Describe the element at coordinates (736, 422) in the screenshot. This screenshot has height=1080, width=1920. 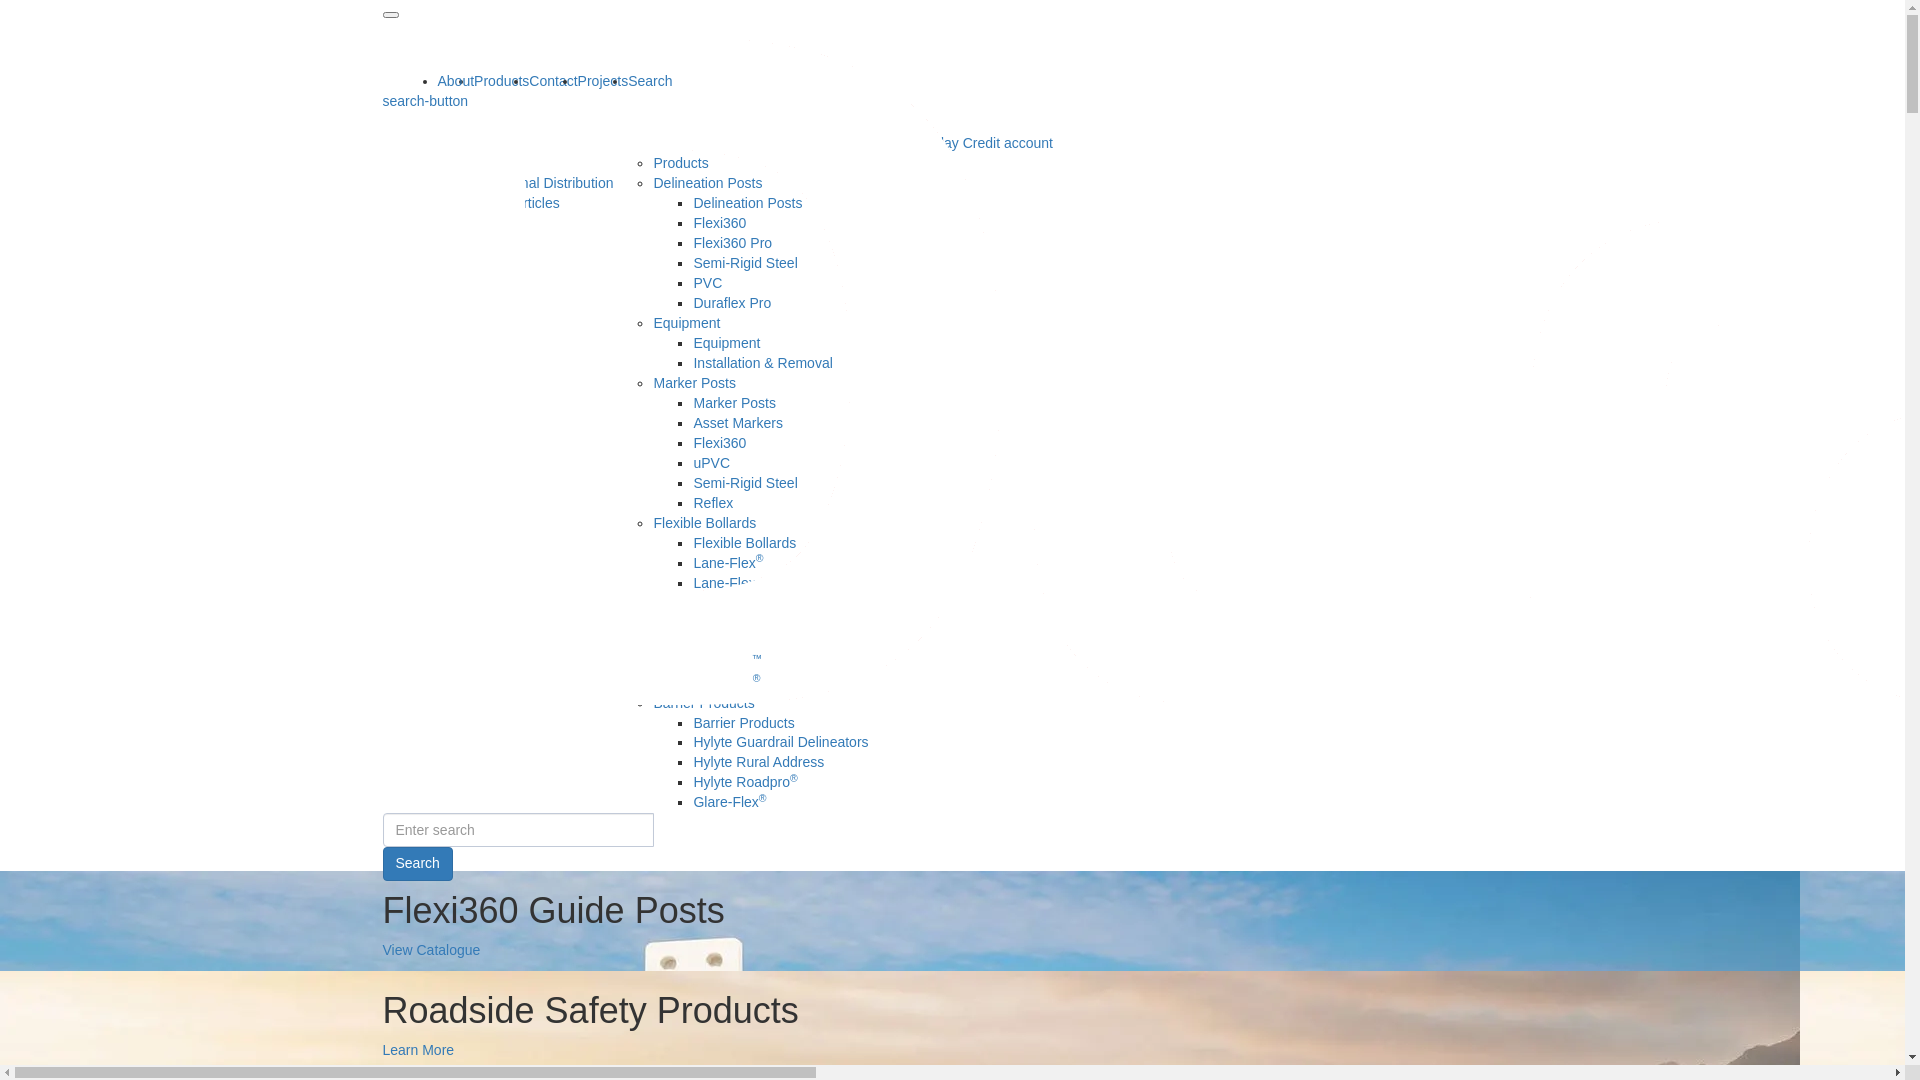
I see `'Asset Markers'` at that location.